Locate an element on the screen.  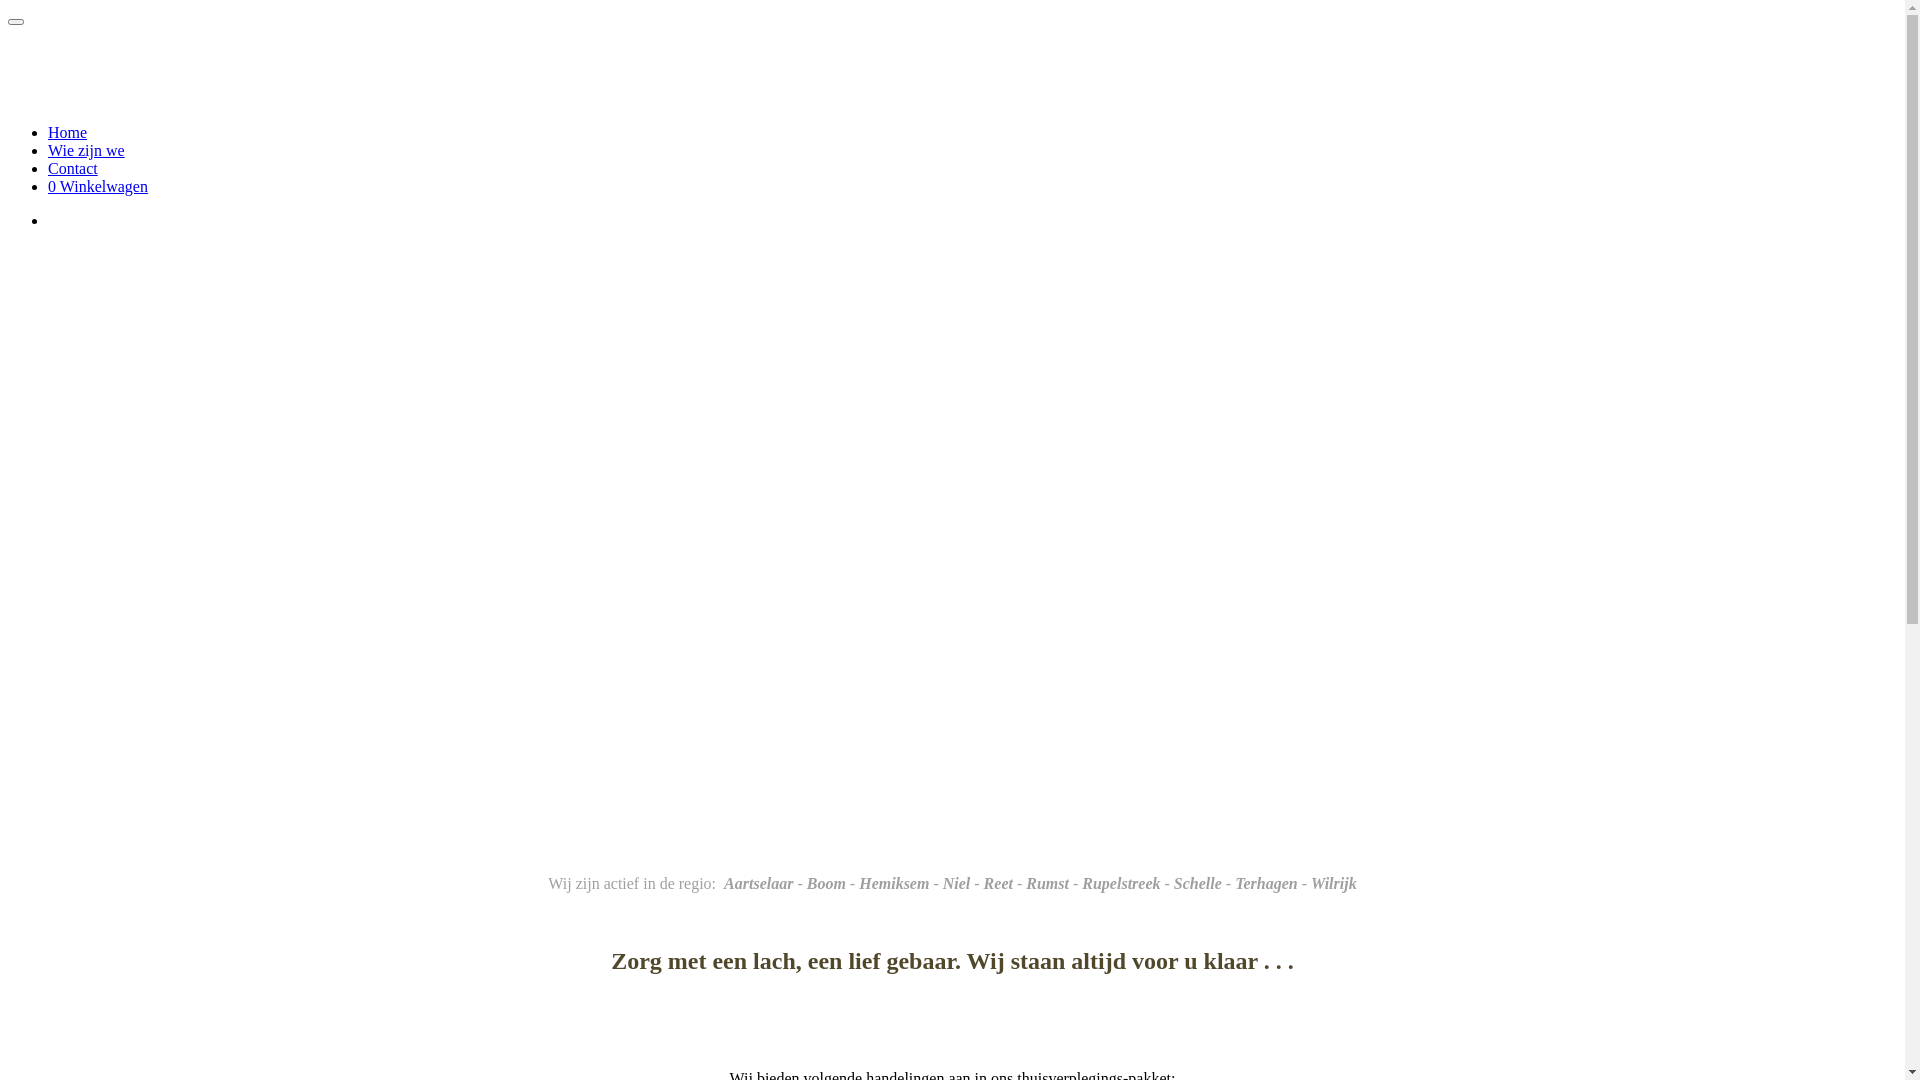
'Home' is located at coordinates (67, 132).